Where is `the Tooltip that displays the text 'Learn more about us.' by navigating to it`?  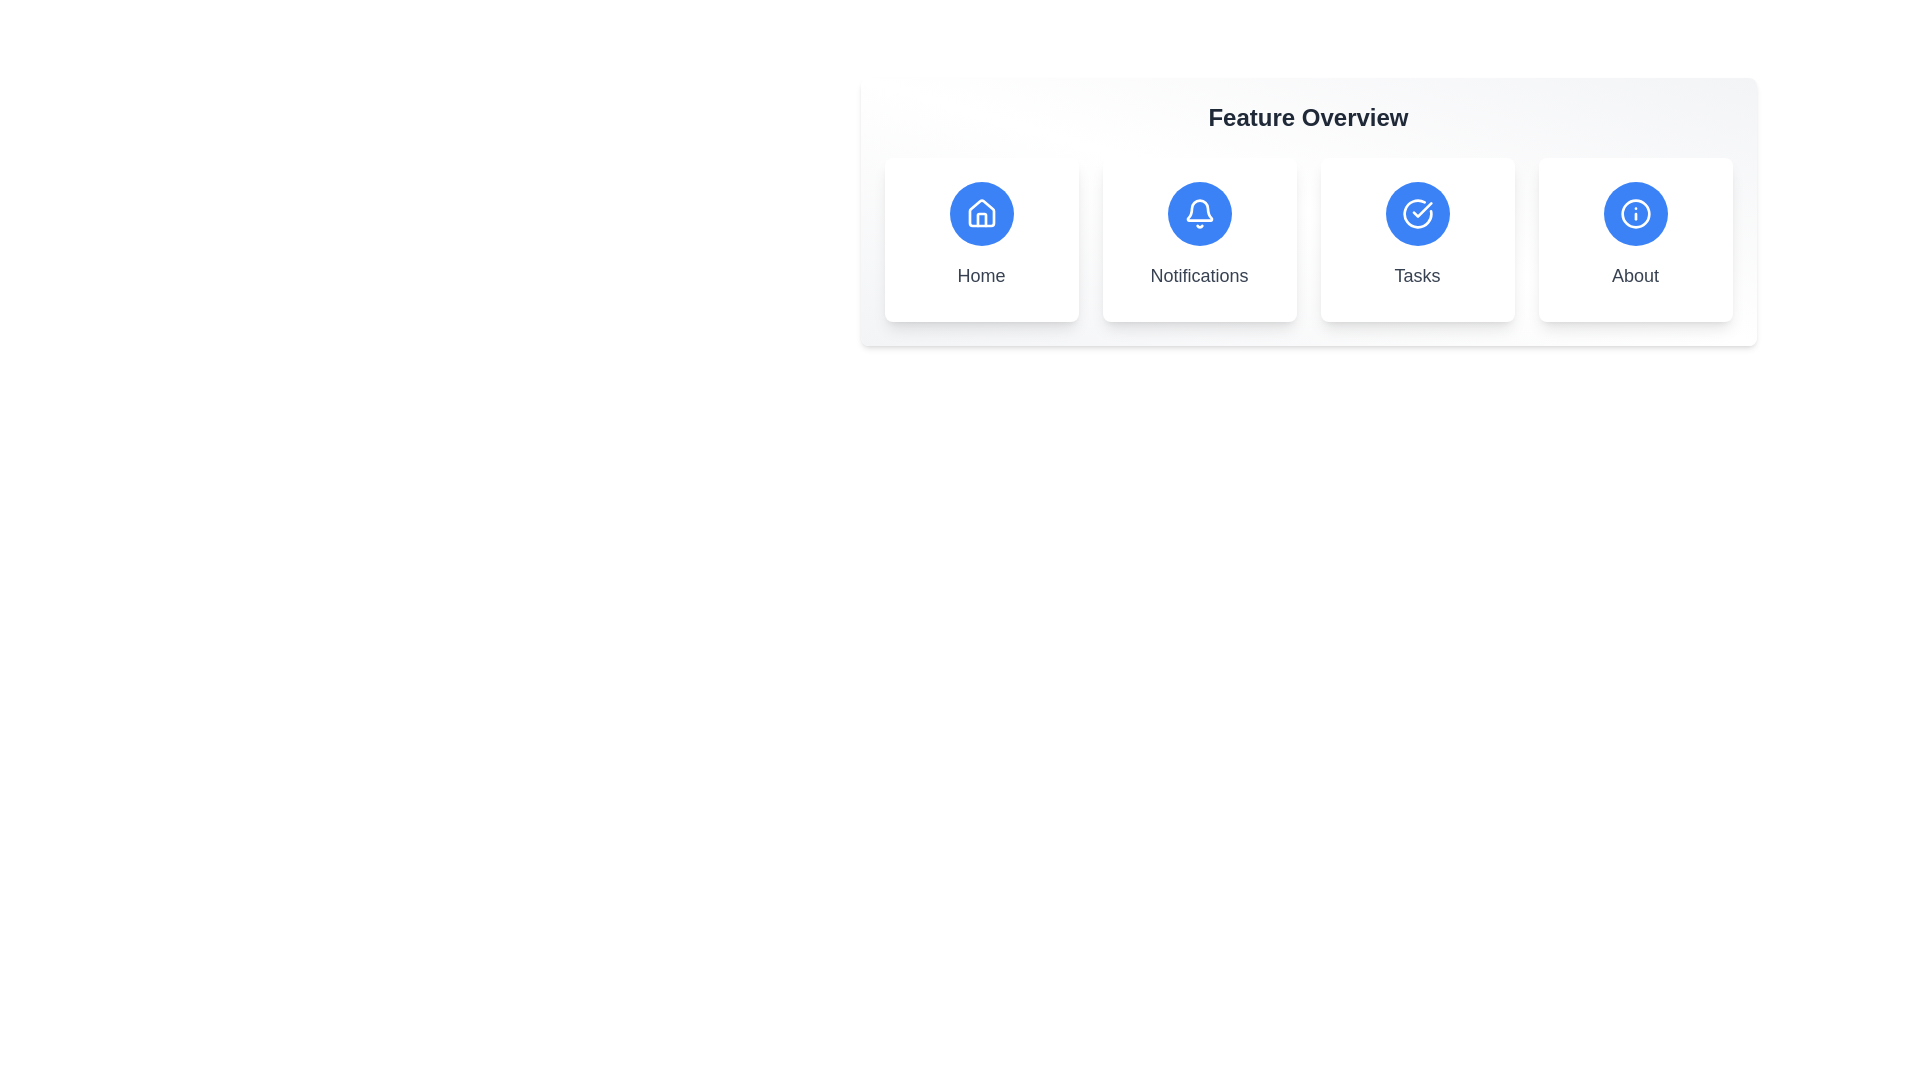 the Tooltip that displays the text 'Learn more about us.' by navigating to it is located at coordinates (1635, 131).